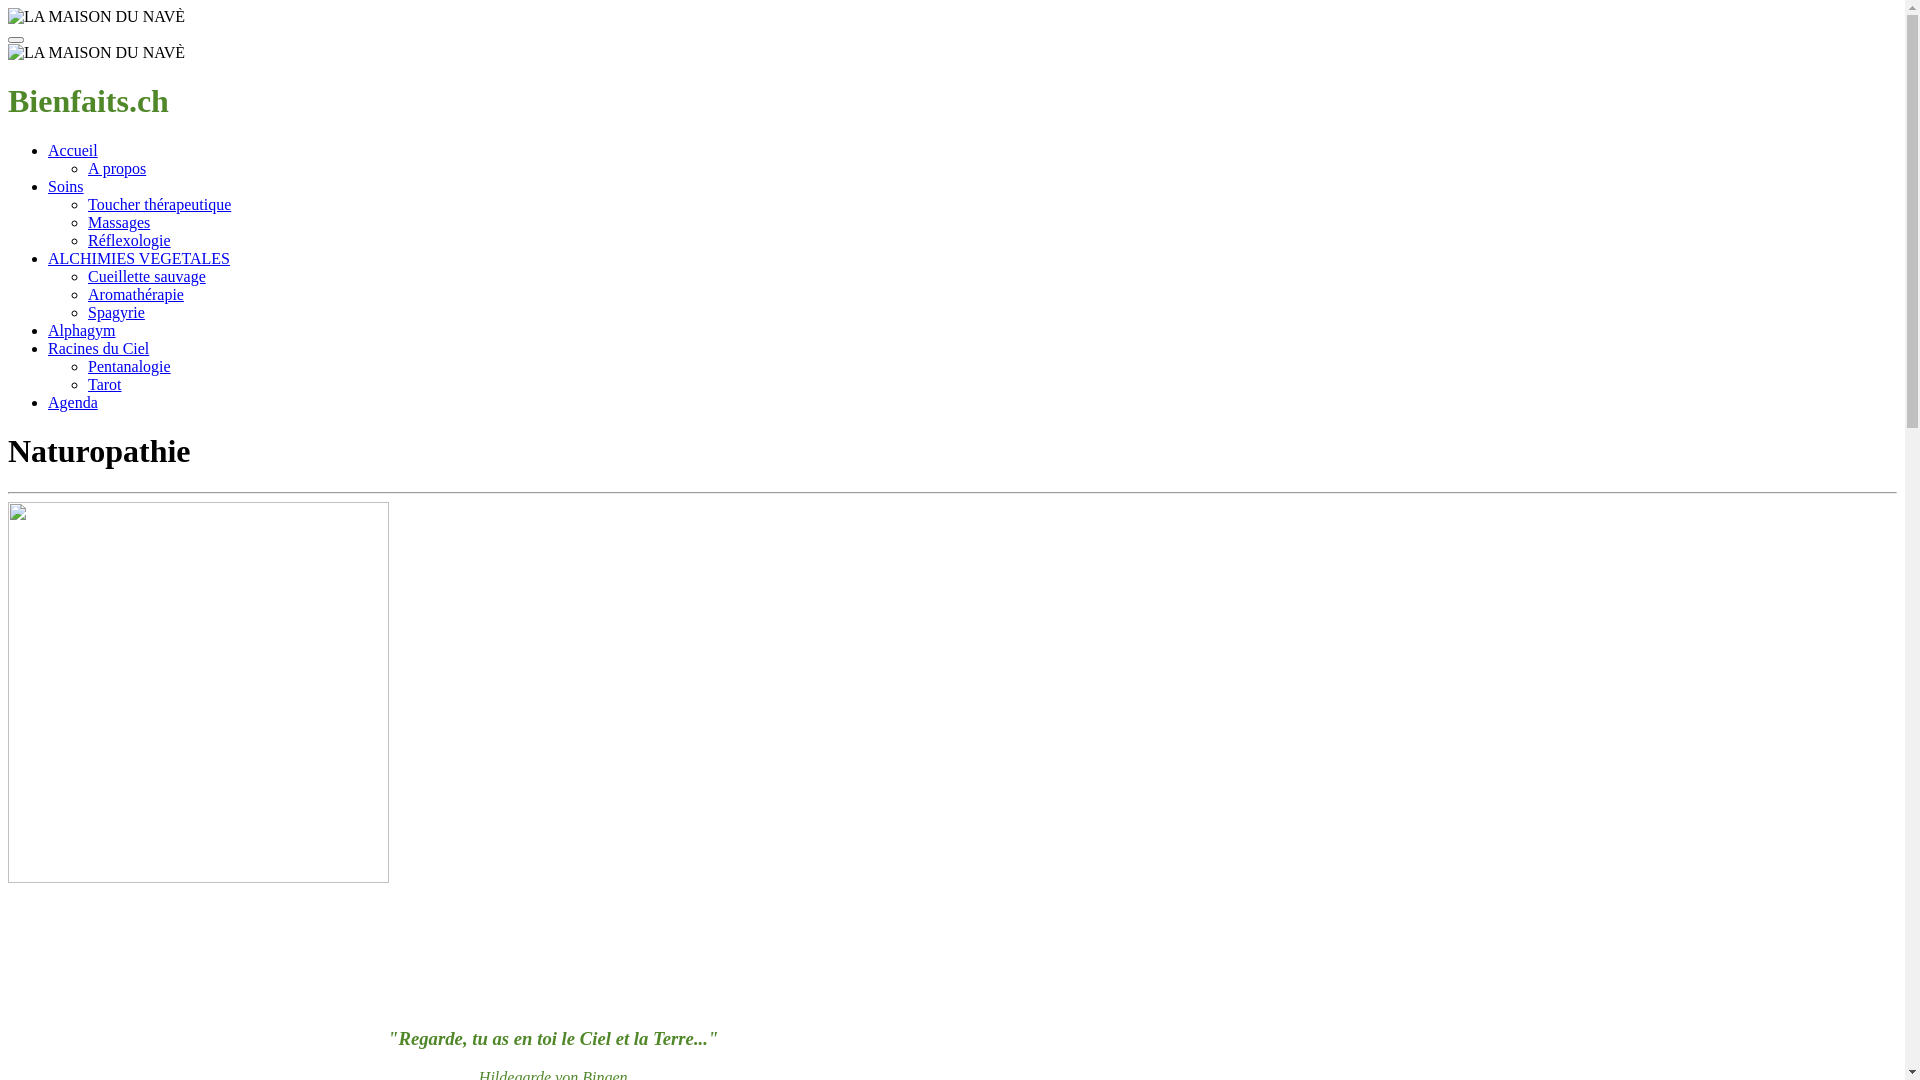 This screenshot has height=1080, width=1920. Describe the element at coordinates (48, 329) in the screenshot. I see `'Alphagym'` at that location.